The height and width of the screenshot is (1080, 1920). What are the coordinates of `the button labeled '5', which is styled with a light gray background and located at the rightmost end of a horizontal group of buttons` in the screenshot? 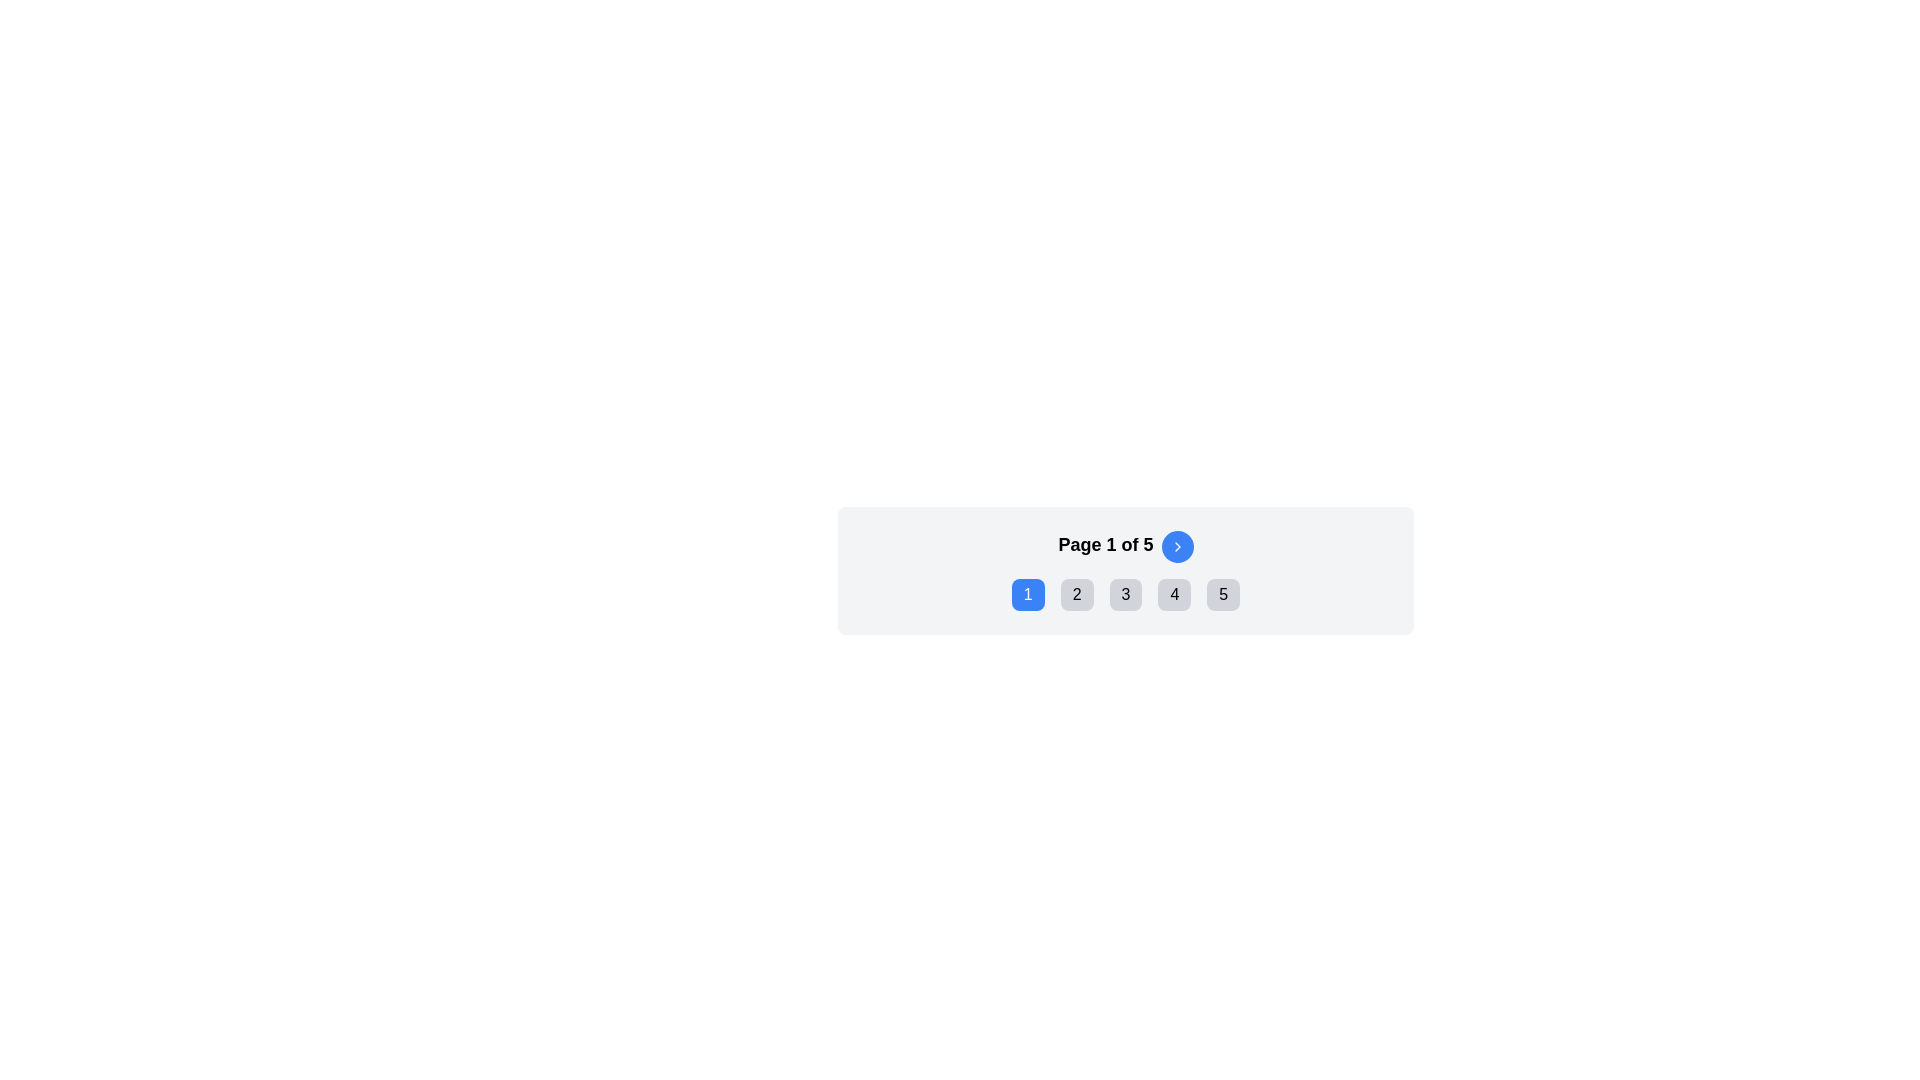 It's located at (1222, 593).